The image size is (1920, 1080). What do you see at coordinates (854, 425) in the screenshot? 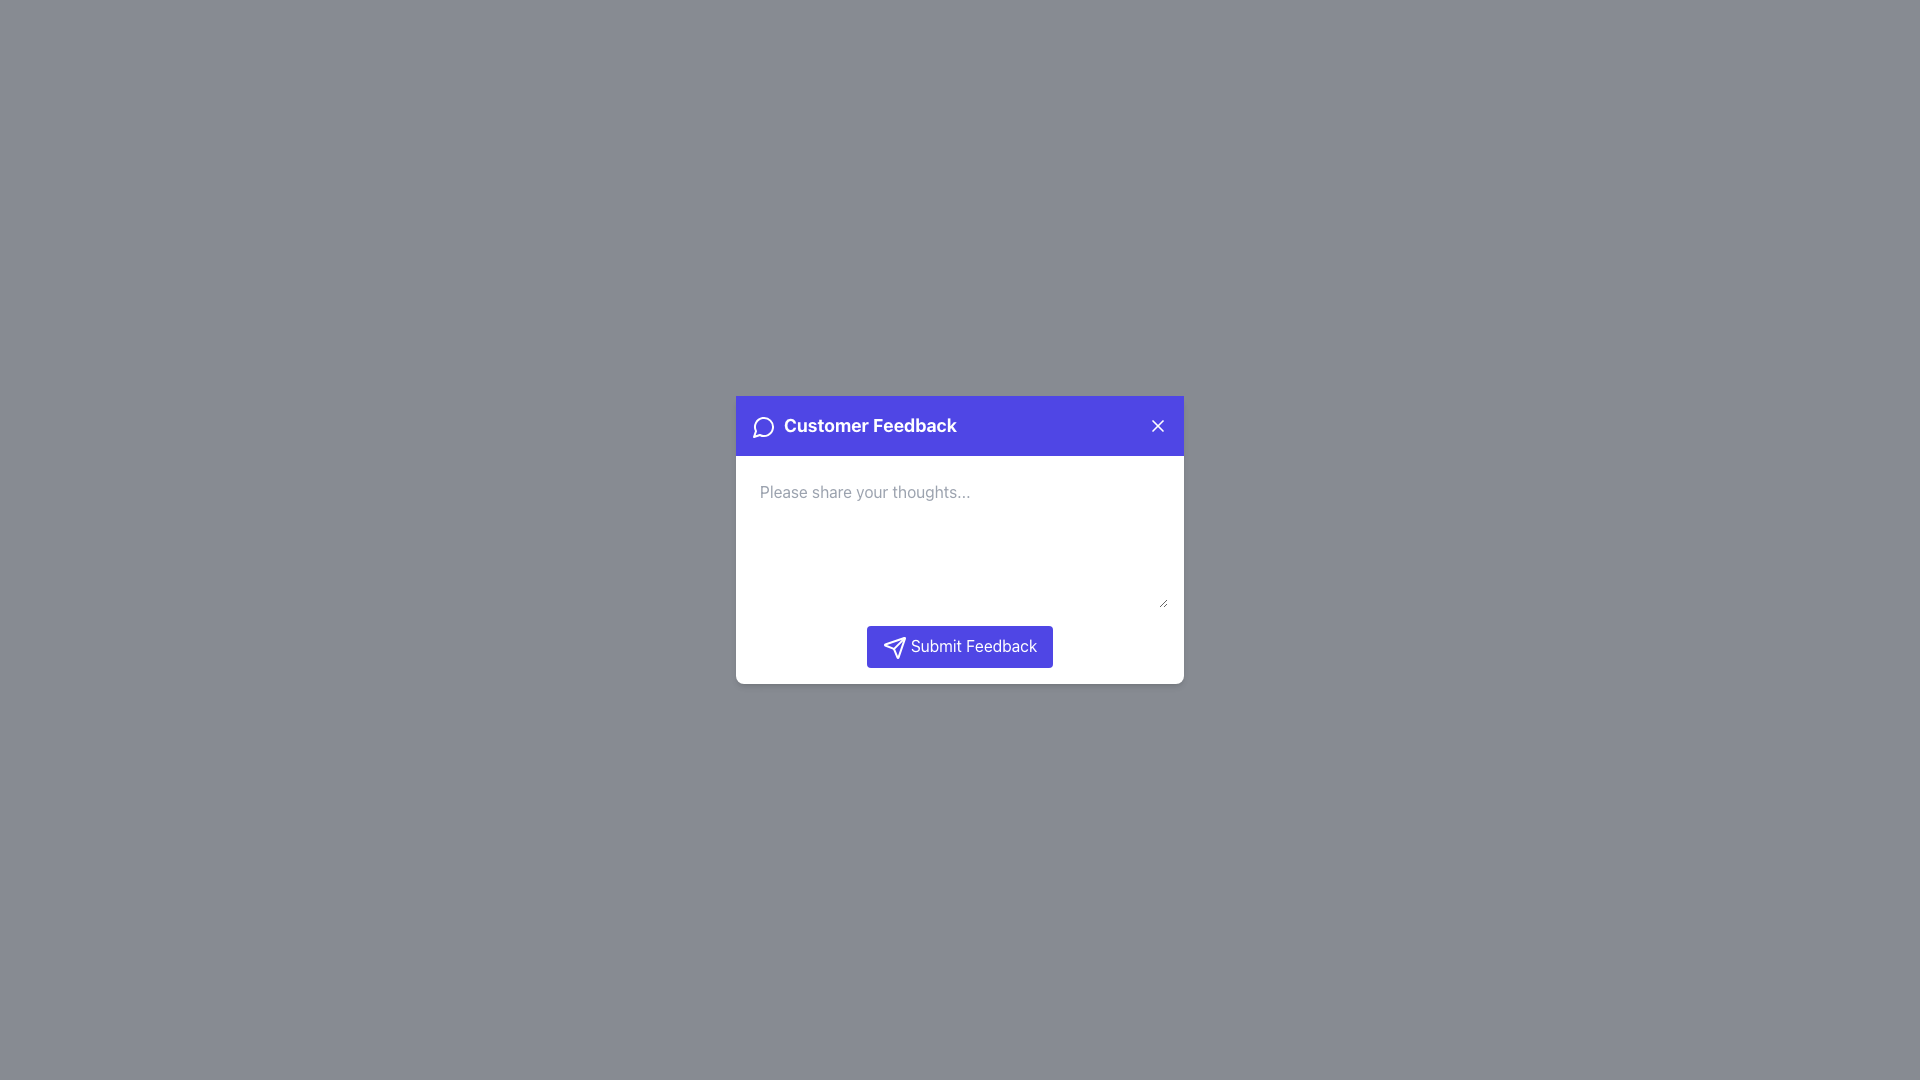
I see `the 'Customer Feedback' text label located in the purple header bar of the popup interface, which is aligned to the left side next to a speech bubble icon` at bounding box center [854, 425].